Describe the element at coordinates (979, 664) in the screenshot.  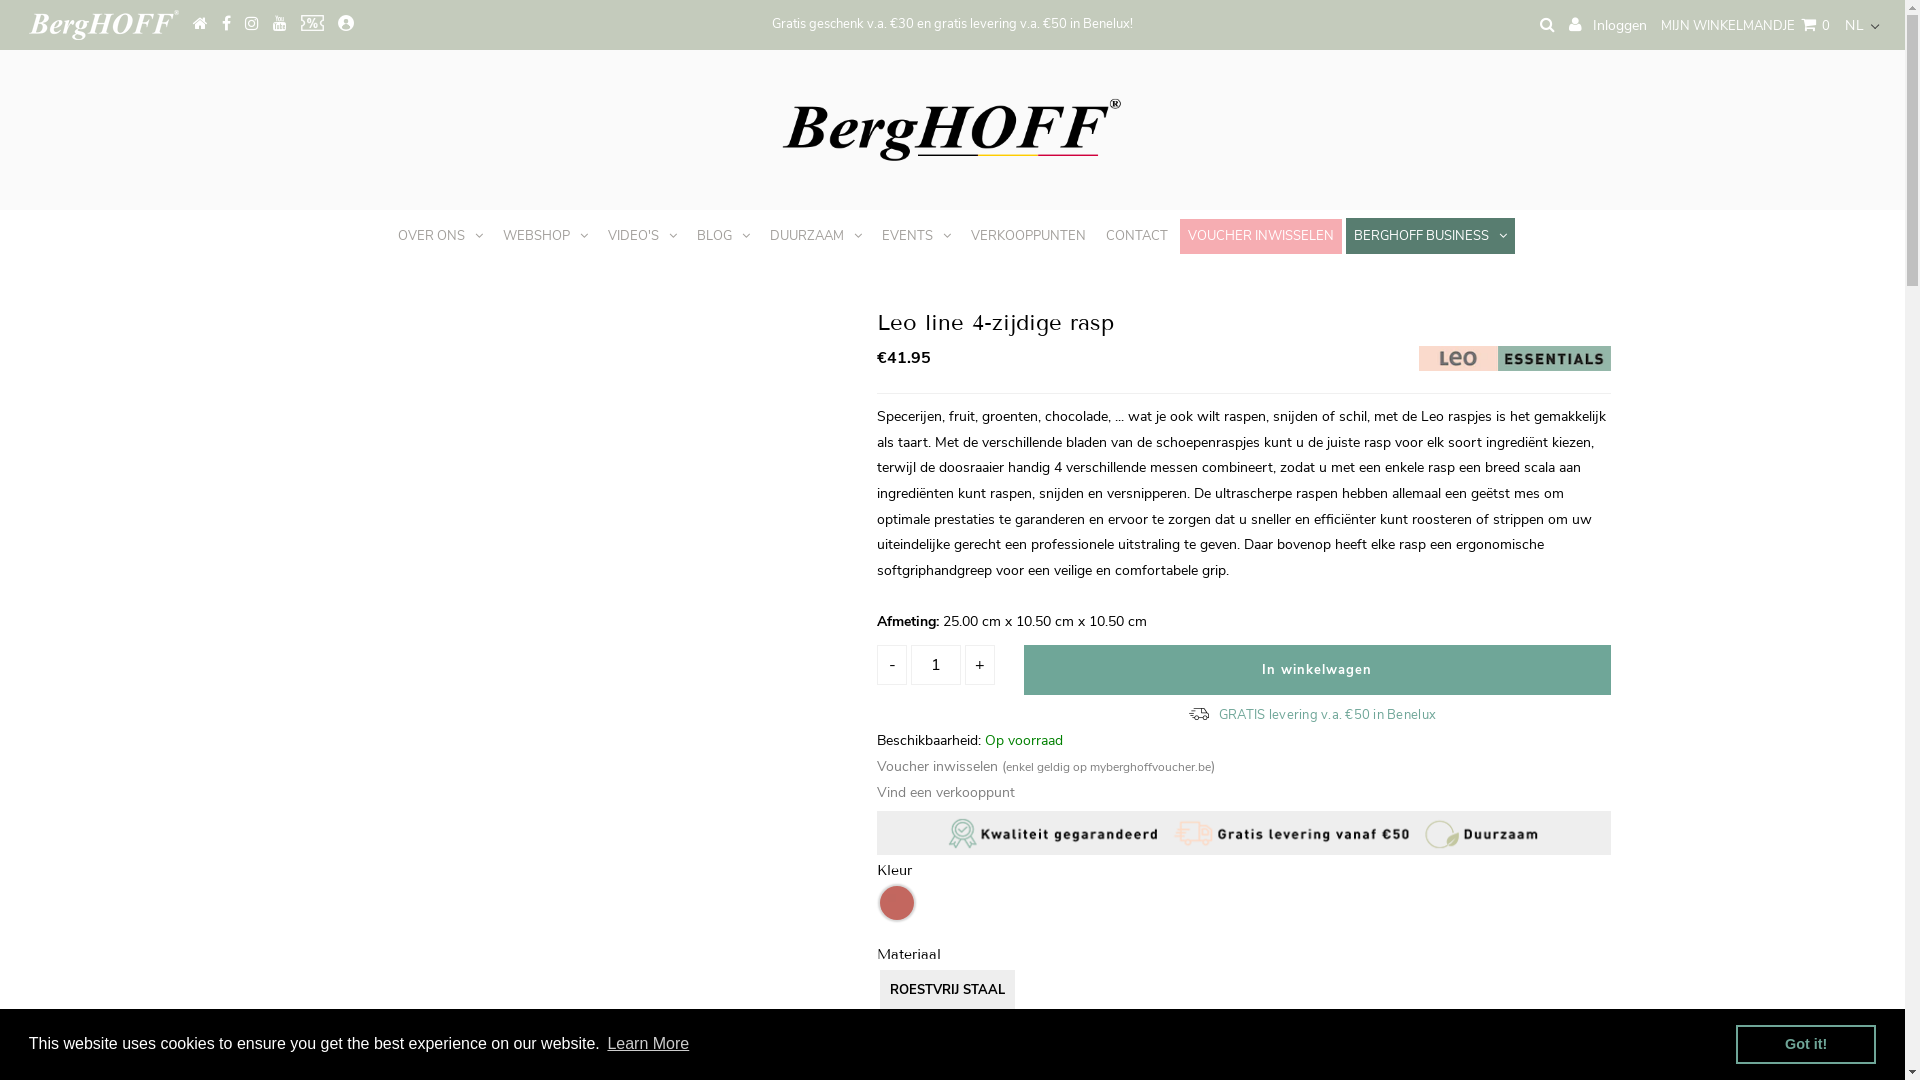
I see `'+'` at that location.